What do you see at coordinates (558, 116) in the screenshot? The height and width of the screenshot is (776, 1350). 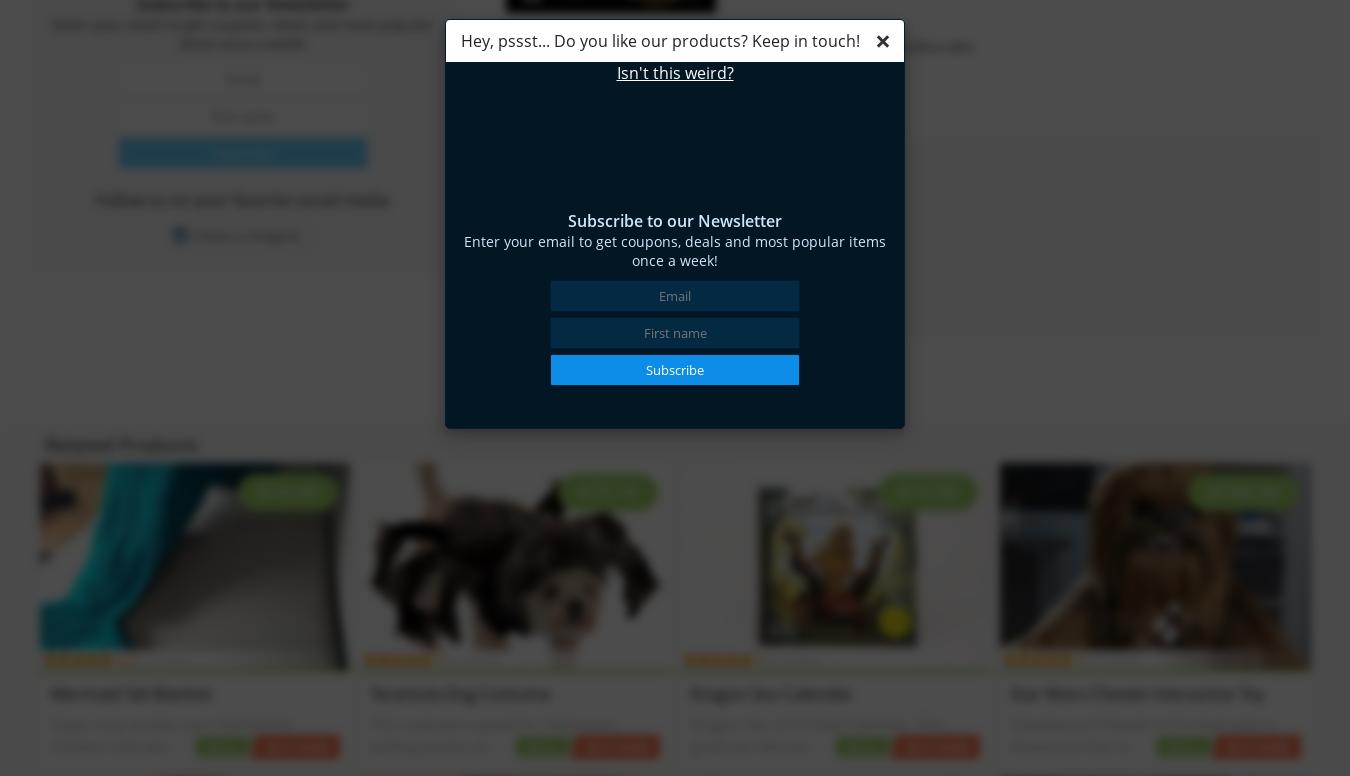 I see `'Reviews (0)'` at bounding box center [558, 116].